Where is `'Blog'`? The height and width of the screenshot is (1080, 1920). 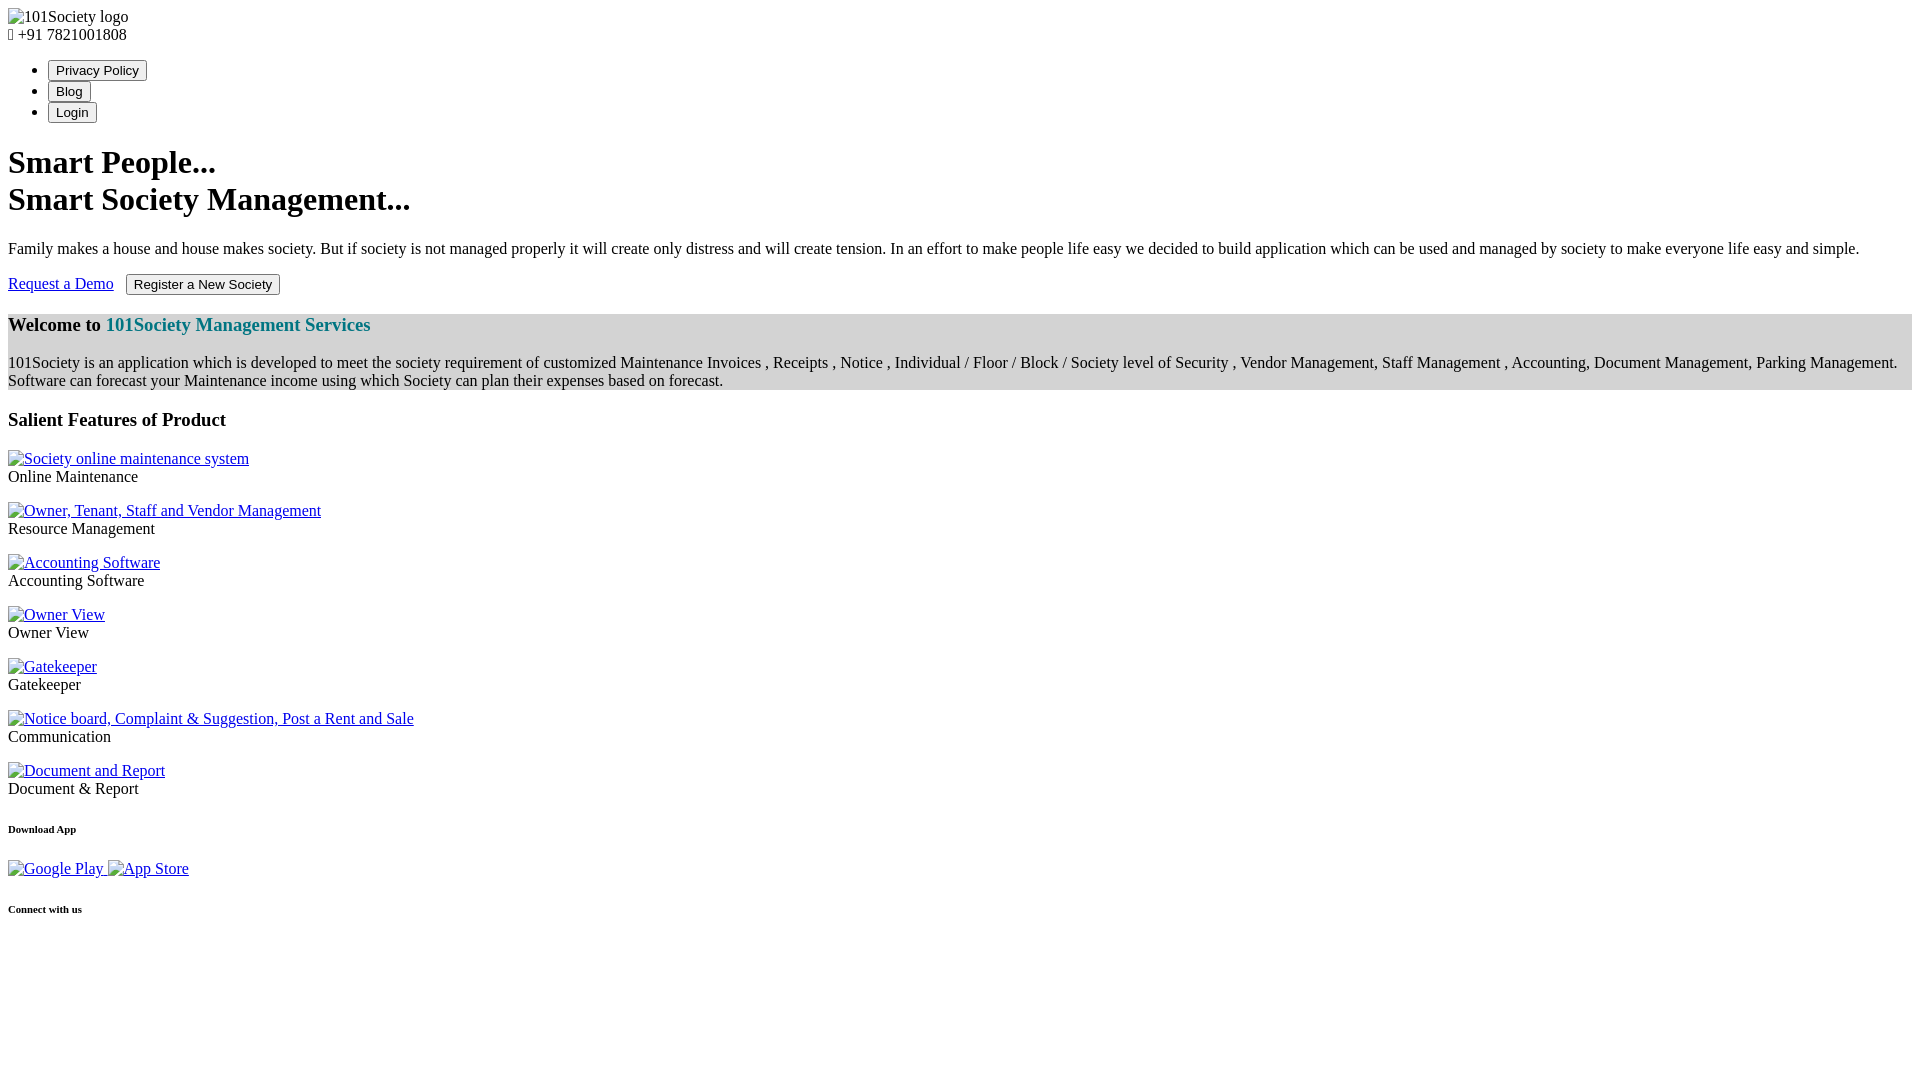 'Blog' is located at coordinates (69, 91).